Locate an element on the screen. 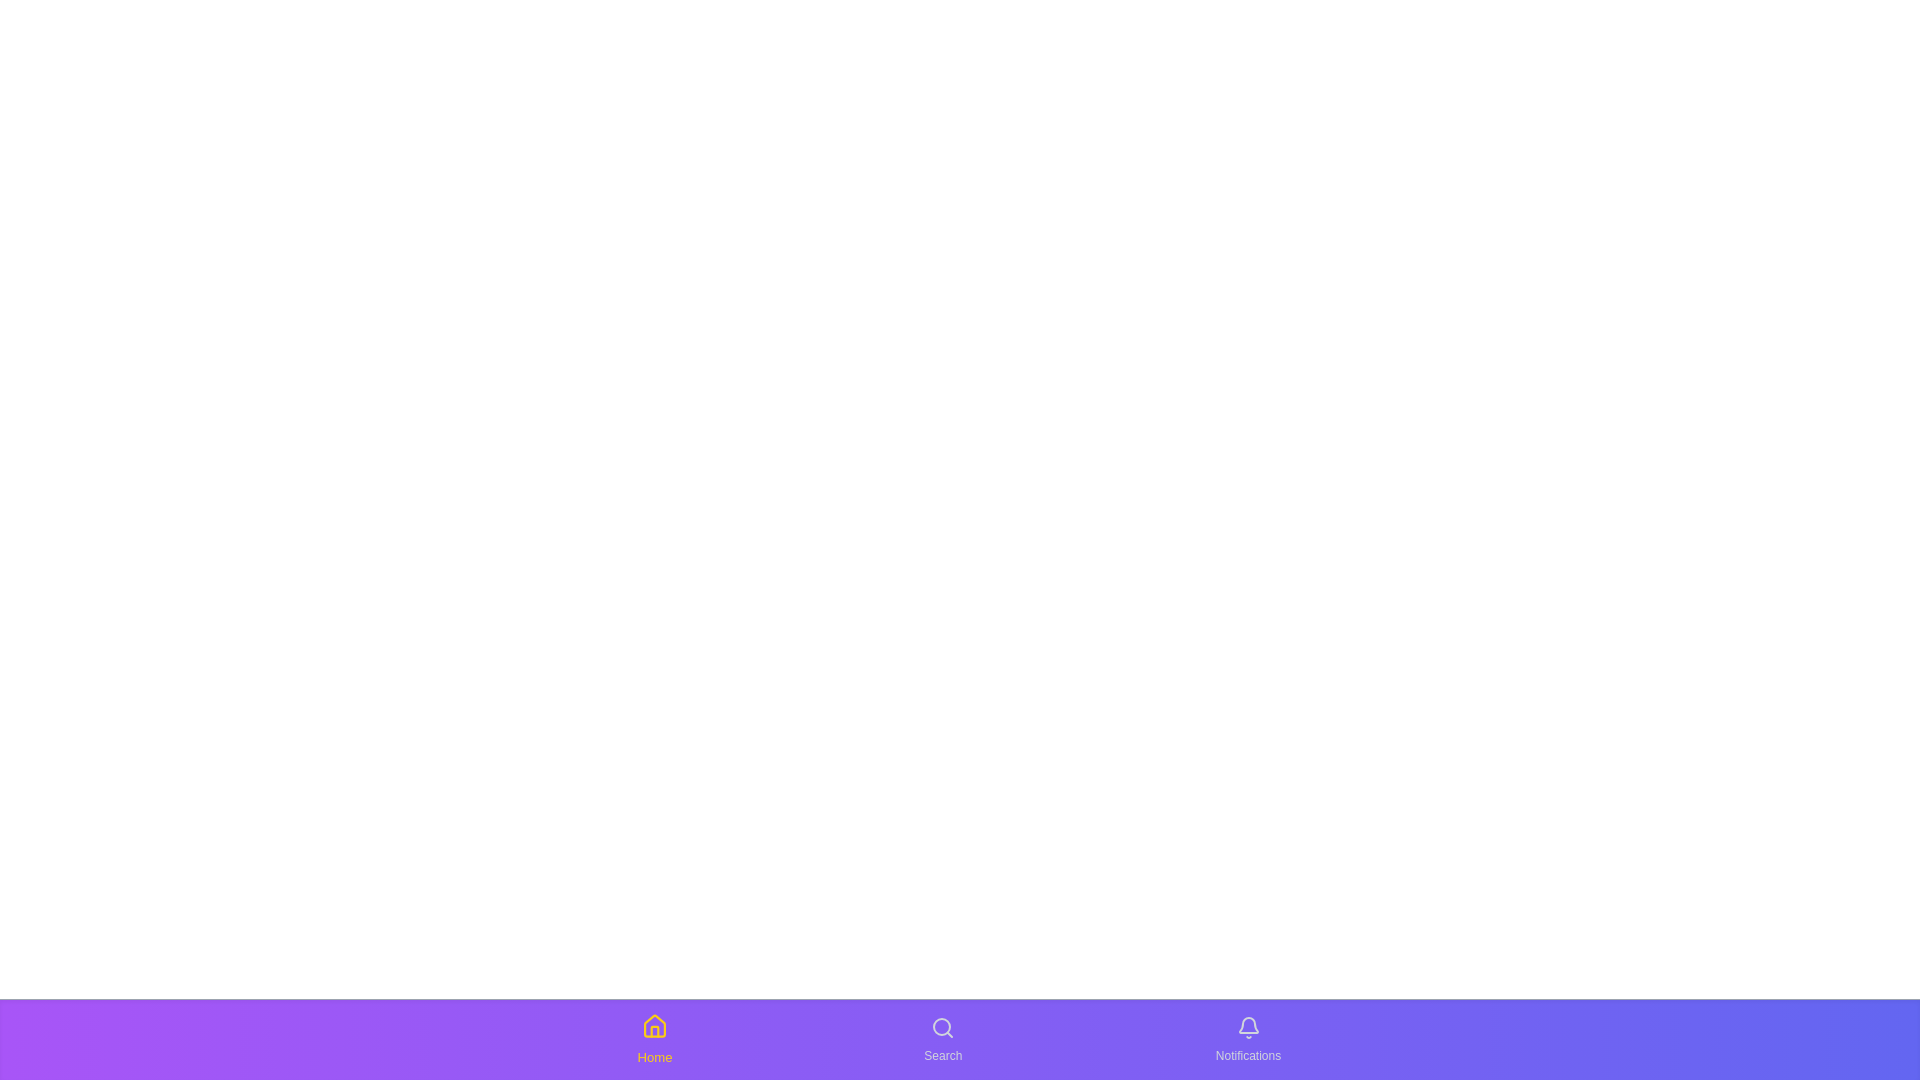  the Notifications icon is located at coordinates (1247, 1039).